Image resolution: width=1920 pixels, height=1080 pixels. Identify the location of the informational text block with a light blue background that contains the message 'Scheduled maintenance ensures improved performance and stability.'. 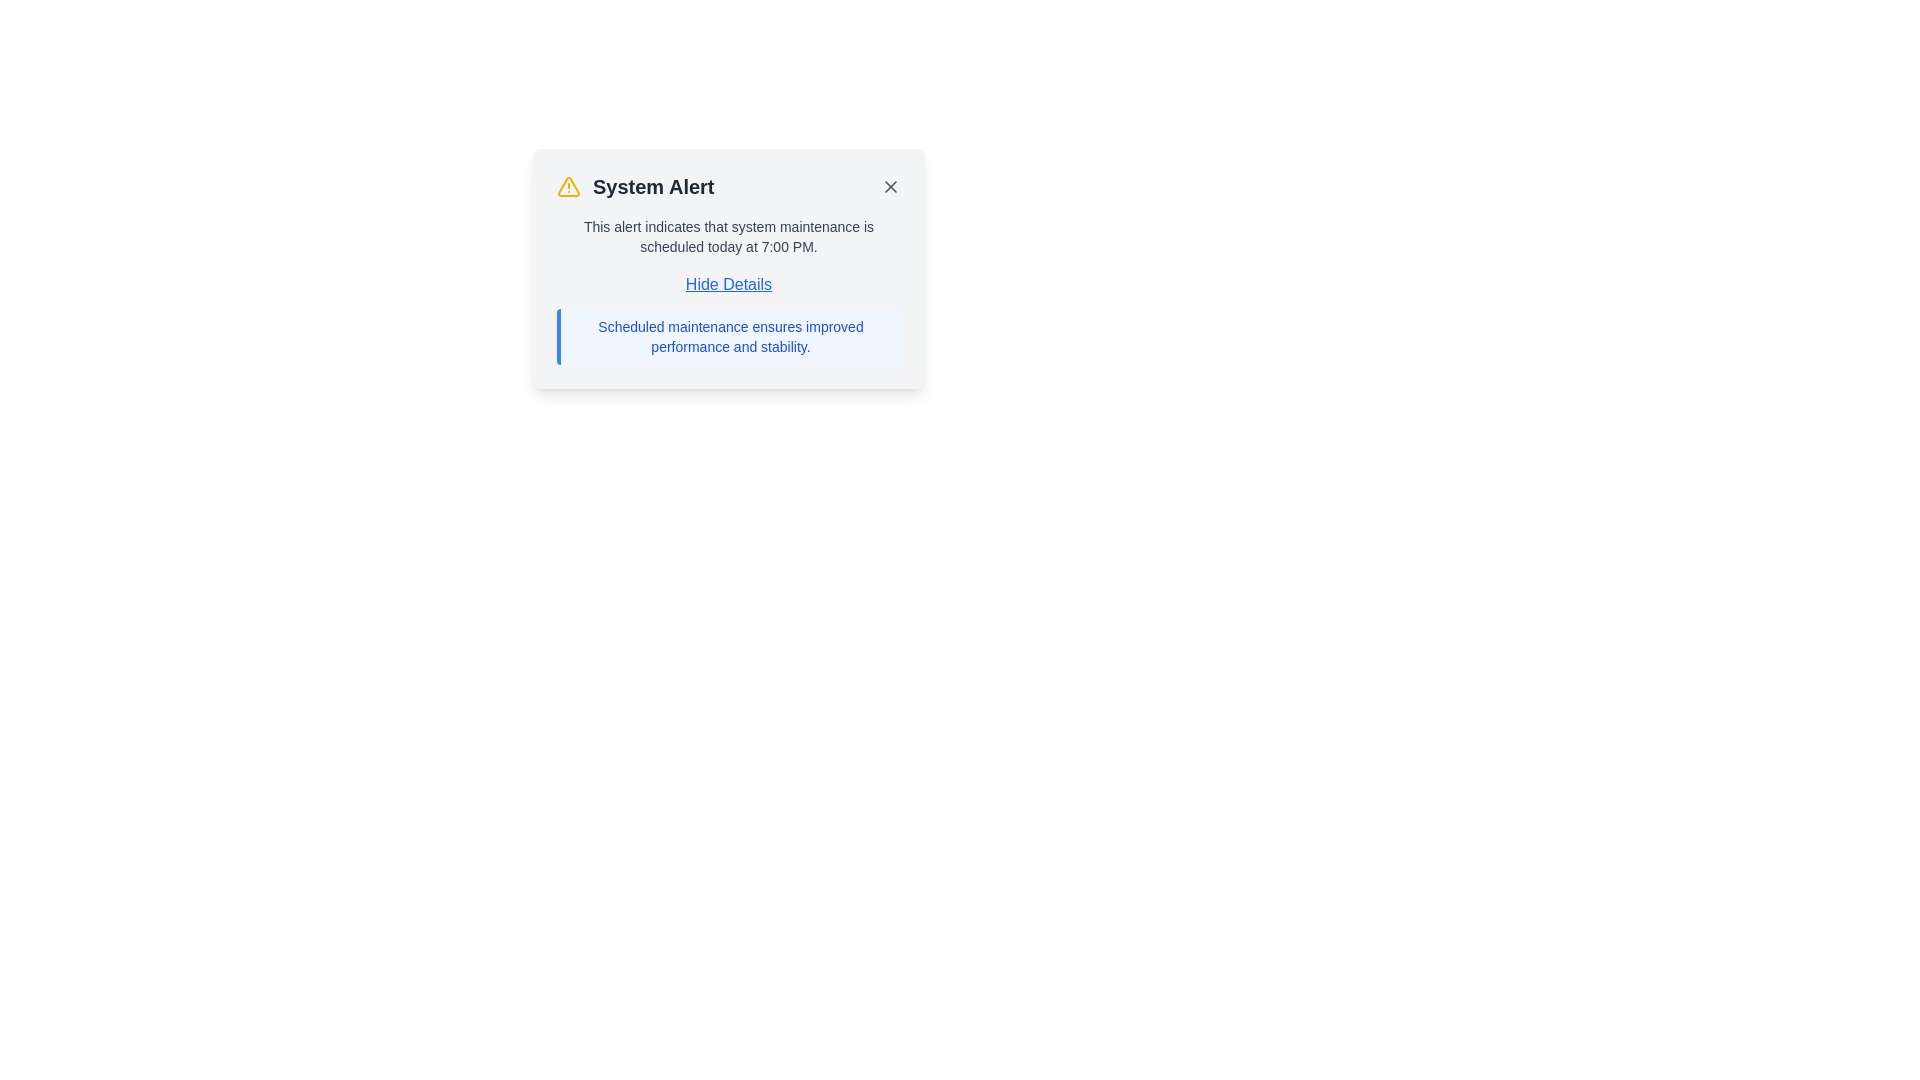
(728, 335).